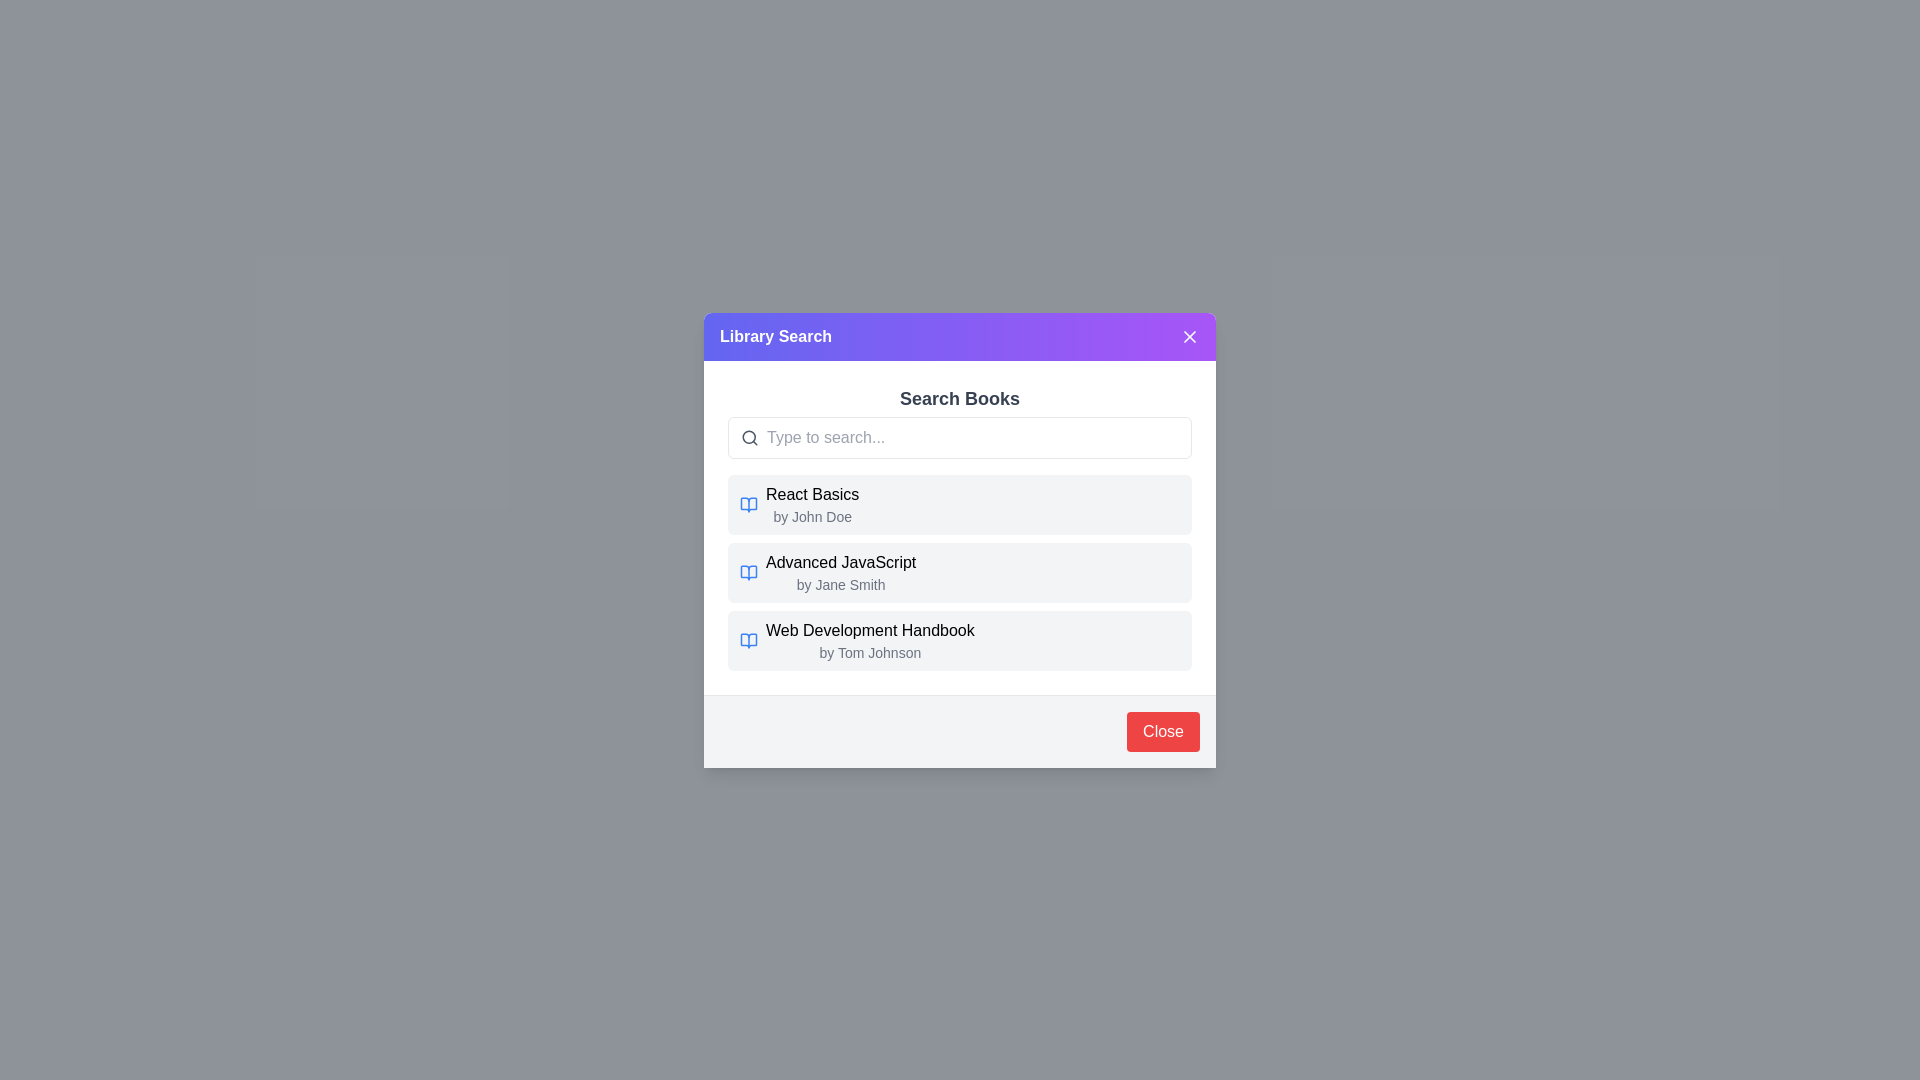  Describe the element at coordinates (960, 398) in the screenshot. I see `the text label that indicates the purpose of the search input field for books, positioned at the top of the modal interface` at that location.